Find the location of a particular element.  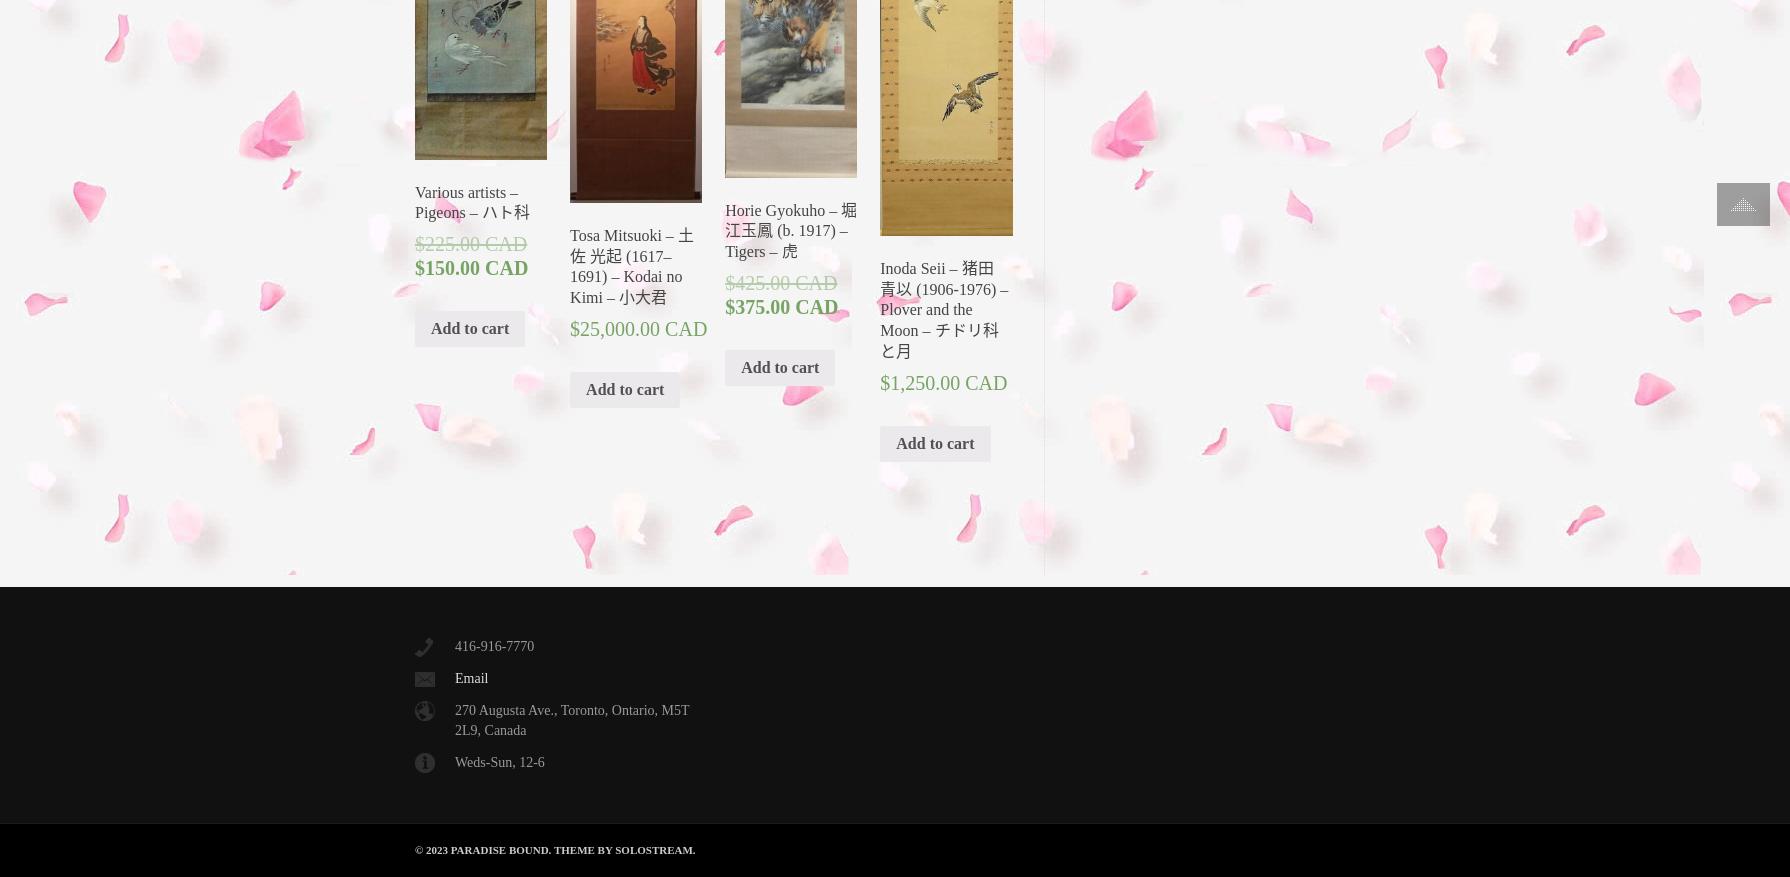

'©  2023 Paradise Bound.' is located at coordinates (483, 849).